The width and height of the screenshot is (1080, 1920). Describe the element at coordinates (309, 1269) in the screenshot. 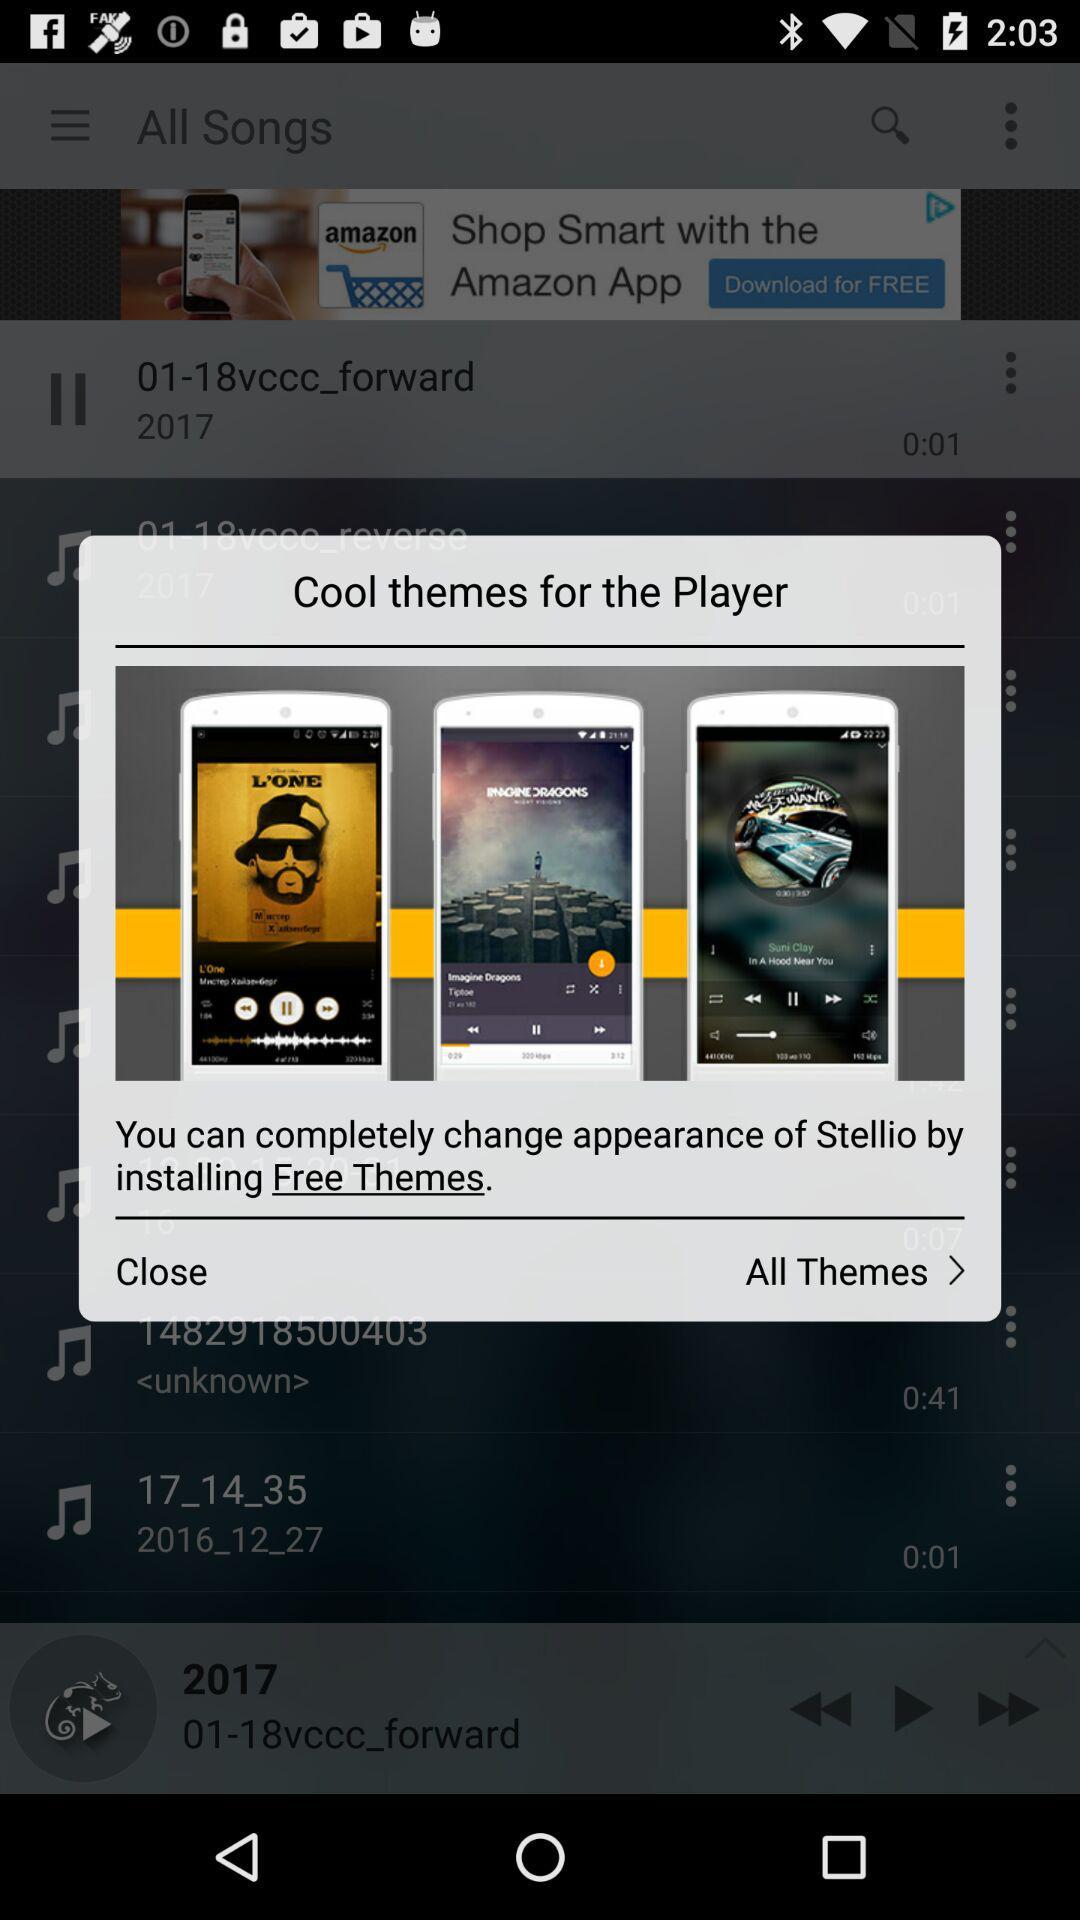

I see `the close item` at that location.